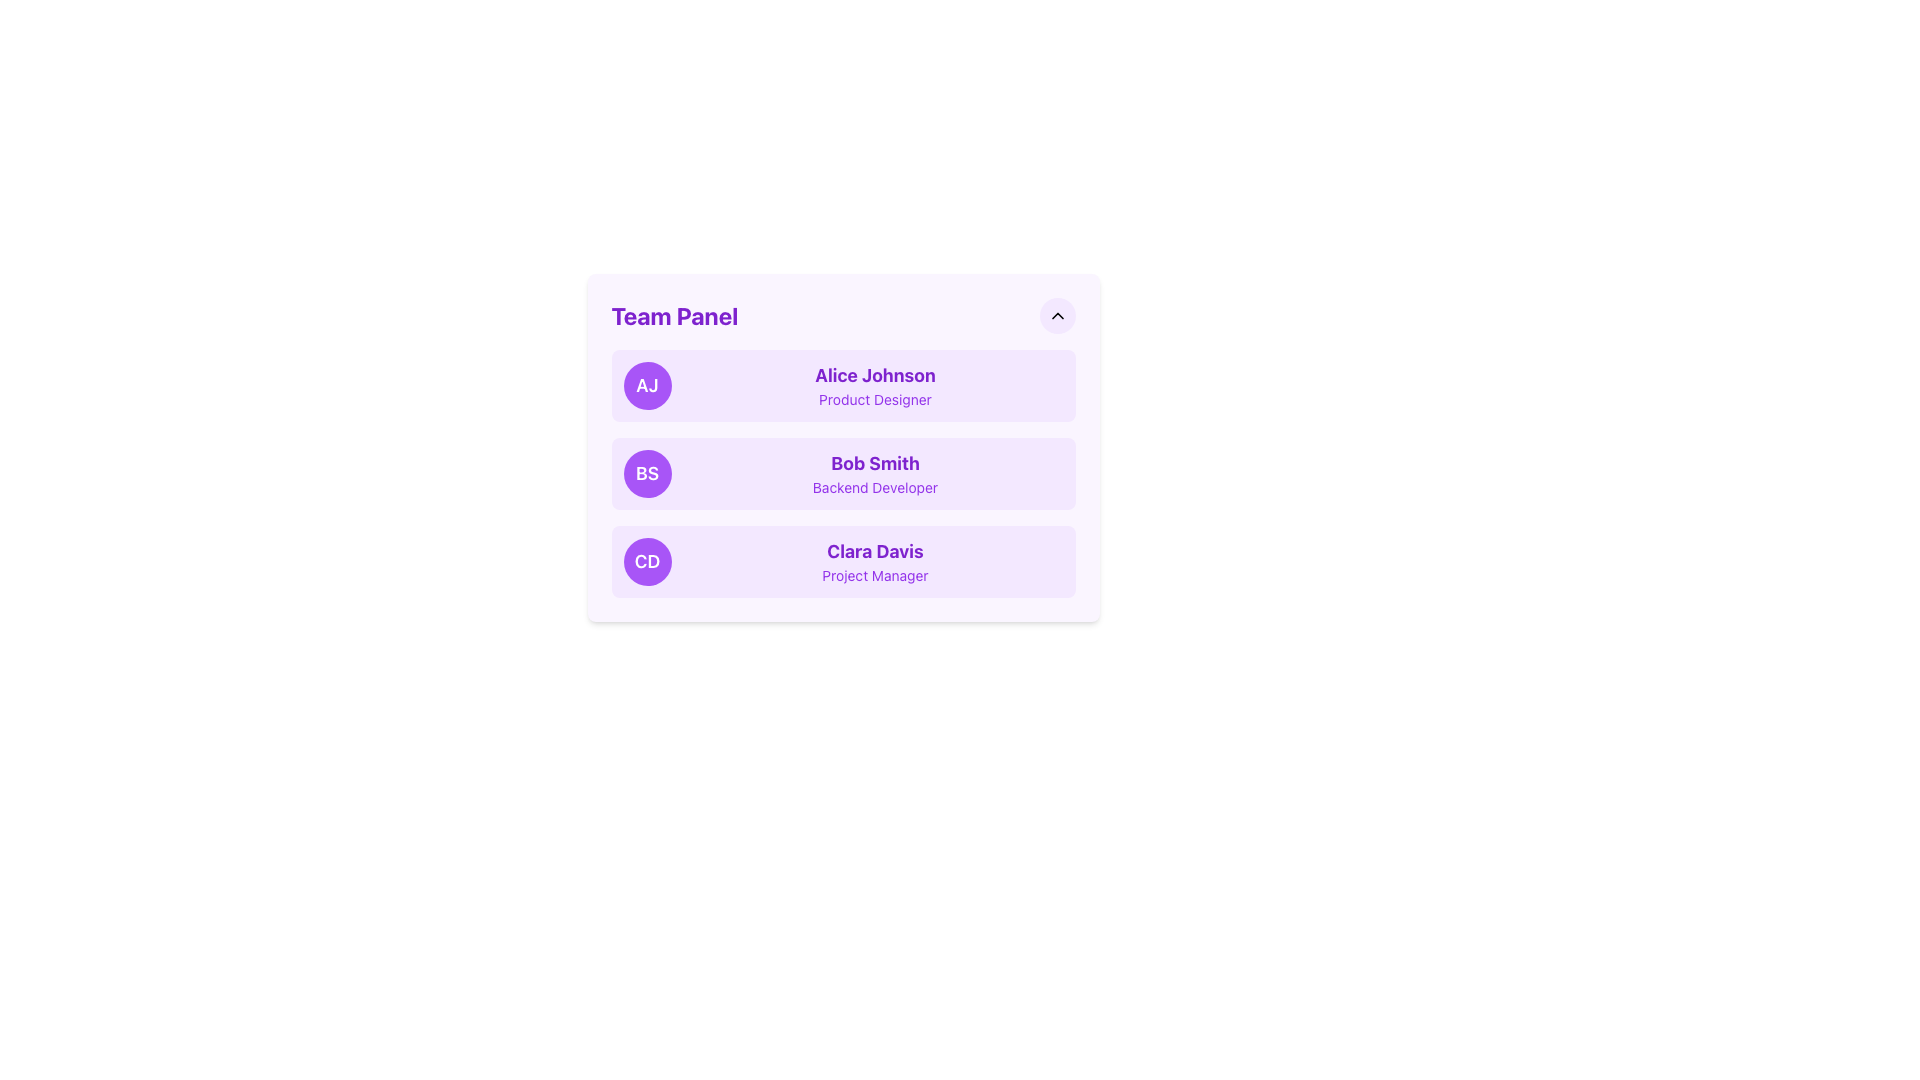  I want to click on text content of the element styled as 'Alice Johnson' in a bold, large font size, colored purple, and located in the top section of the 'Team Panel', so click(875, 375).